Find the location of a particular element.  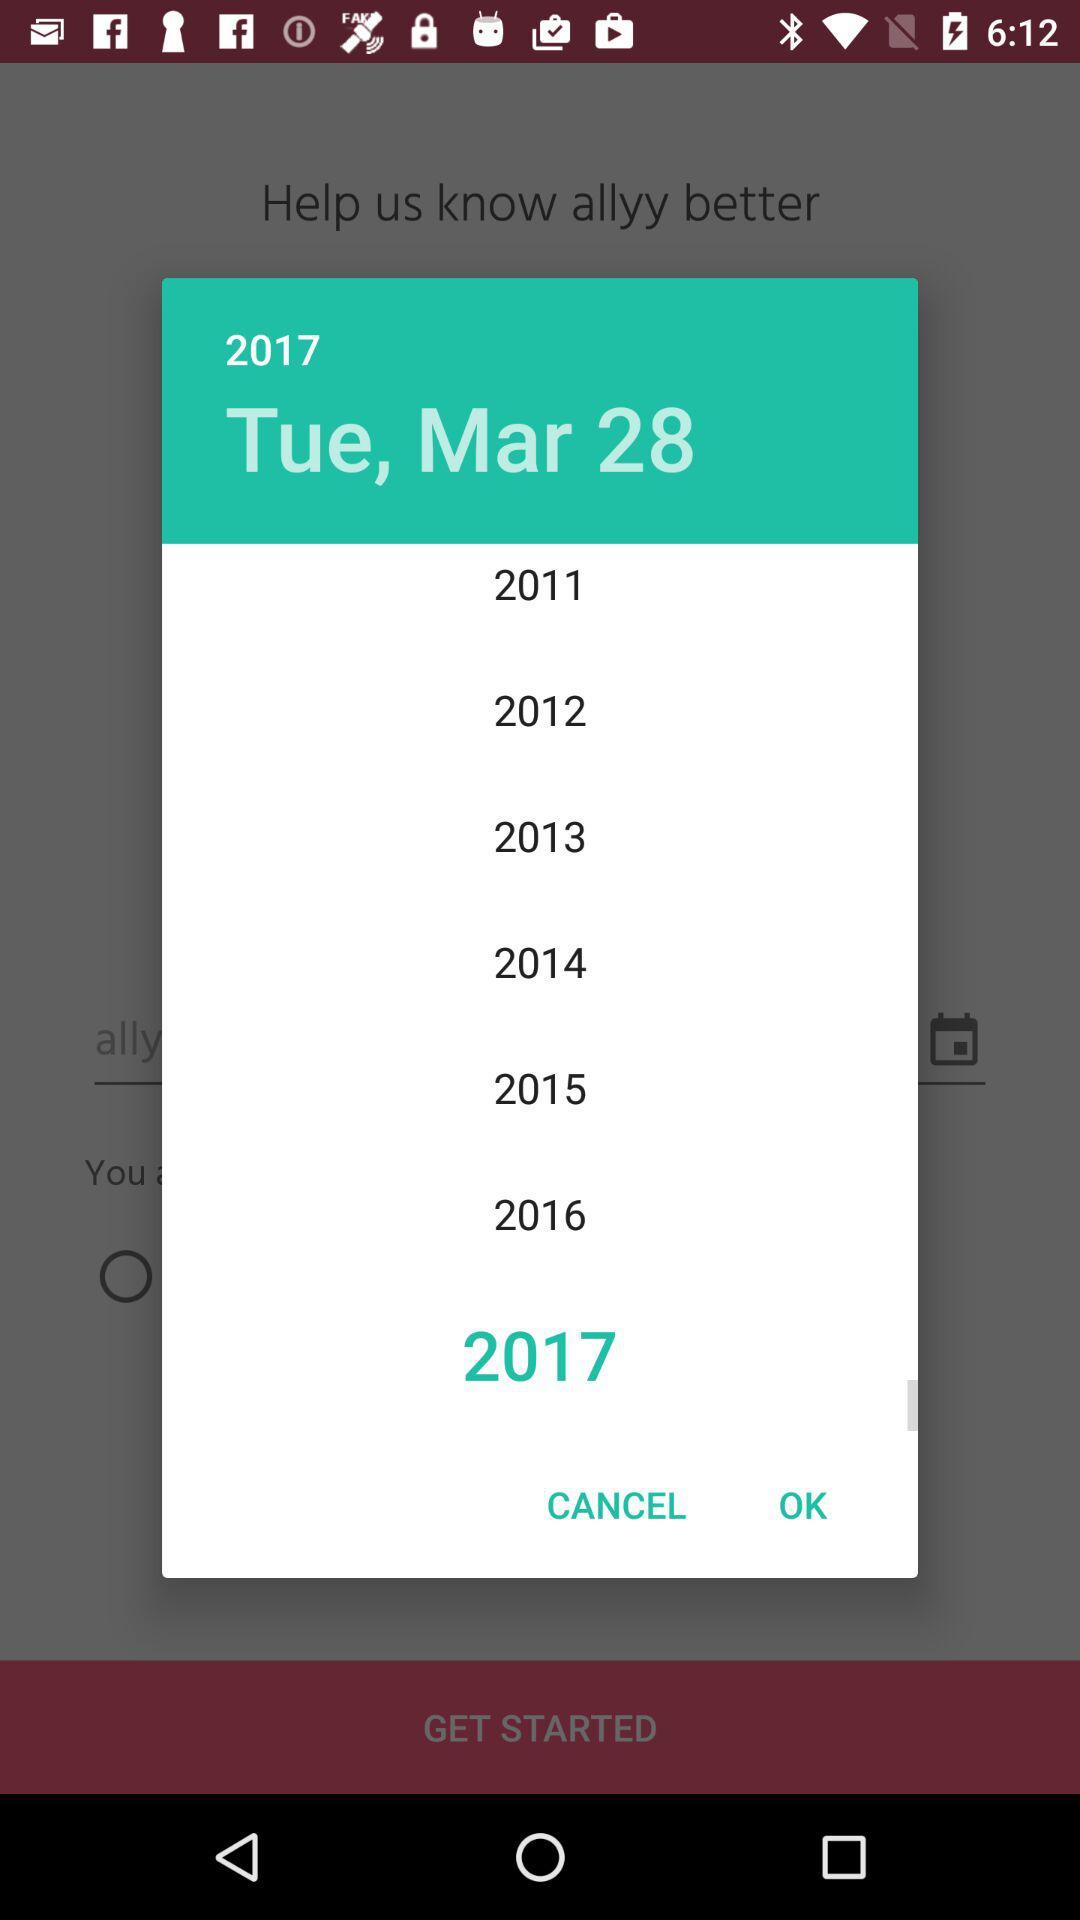

ok at the bottom right corner is located at coordinates (801, 1504).